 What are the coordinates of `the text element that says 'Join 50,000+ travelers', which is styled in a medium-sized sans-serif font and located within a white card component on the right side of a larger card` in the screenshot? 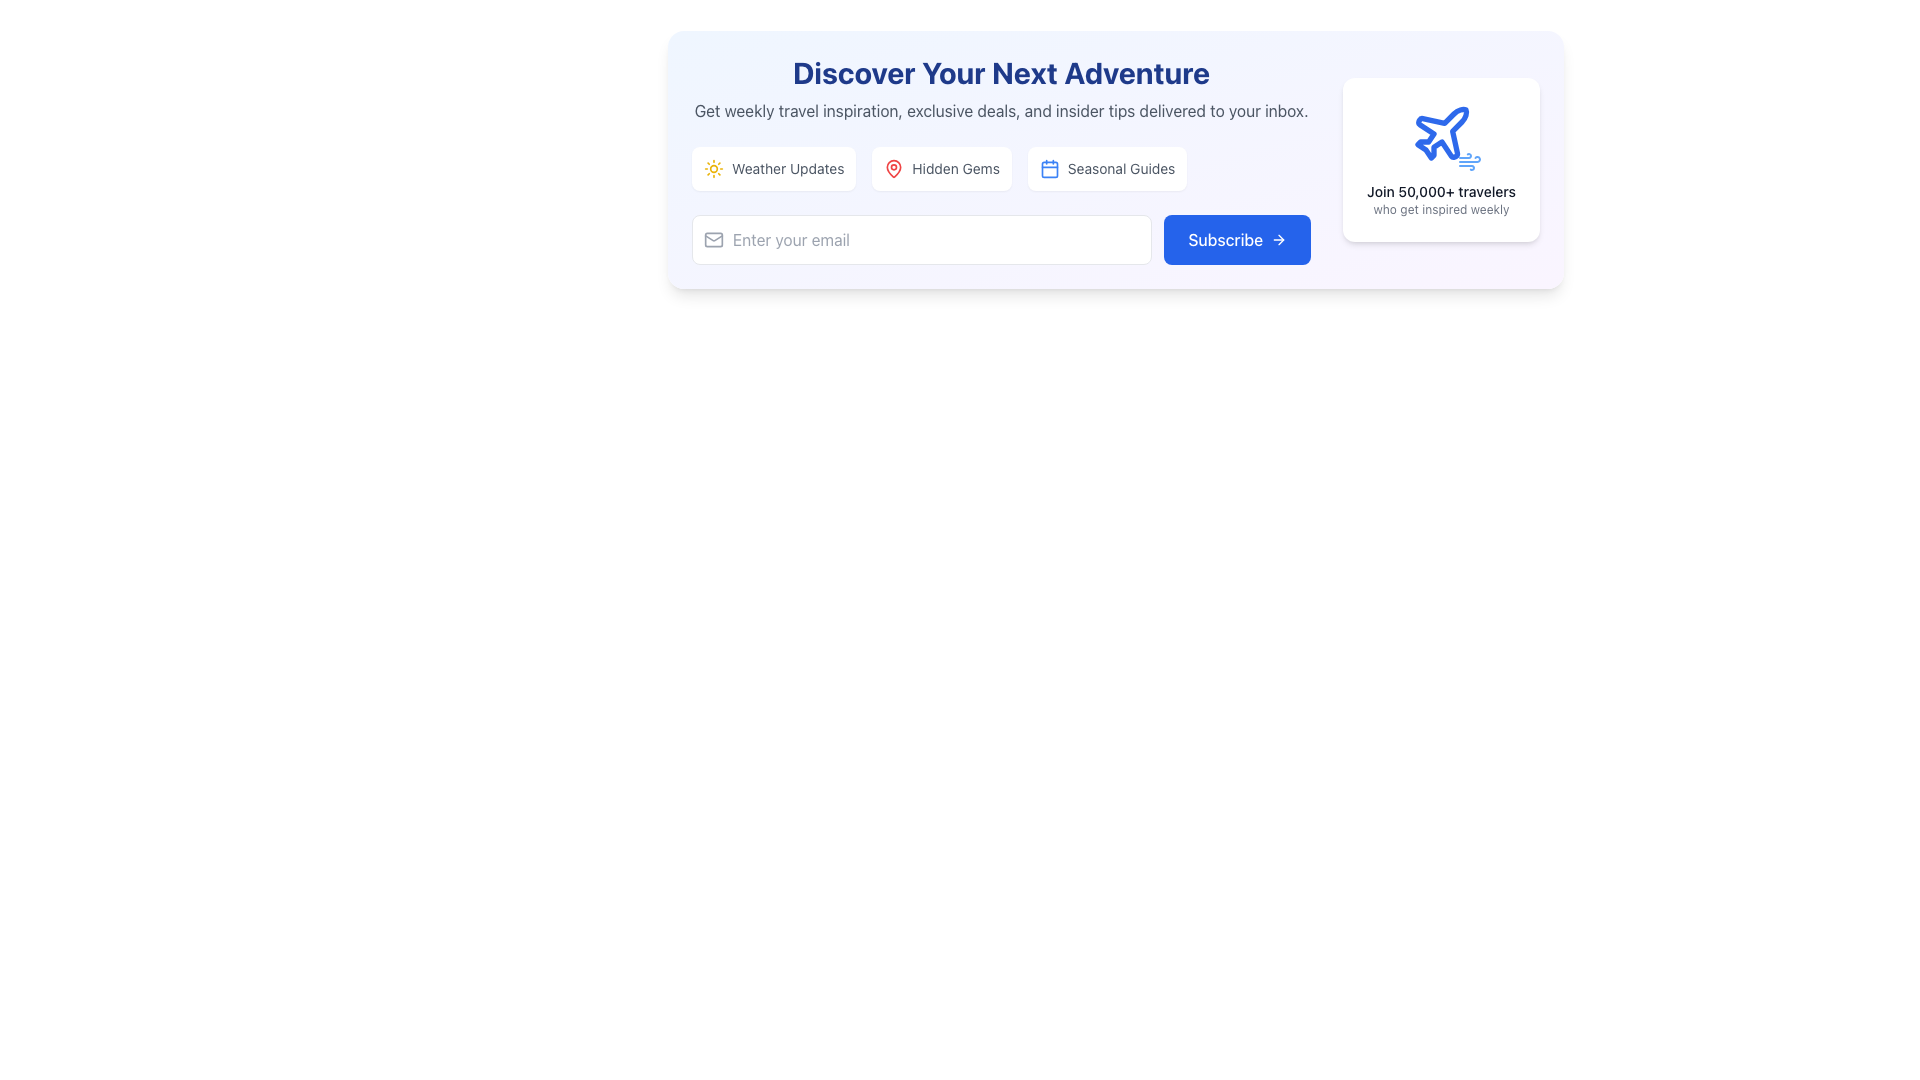 It's located at (1441, 192).